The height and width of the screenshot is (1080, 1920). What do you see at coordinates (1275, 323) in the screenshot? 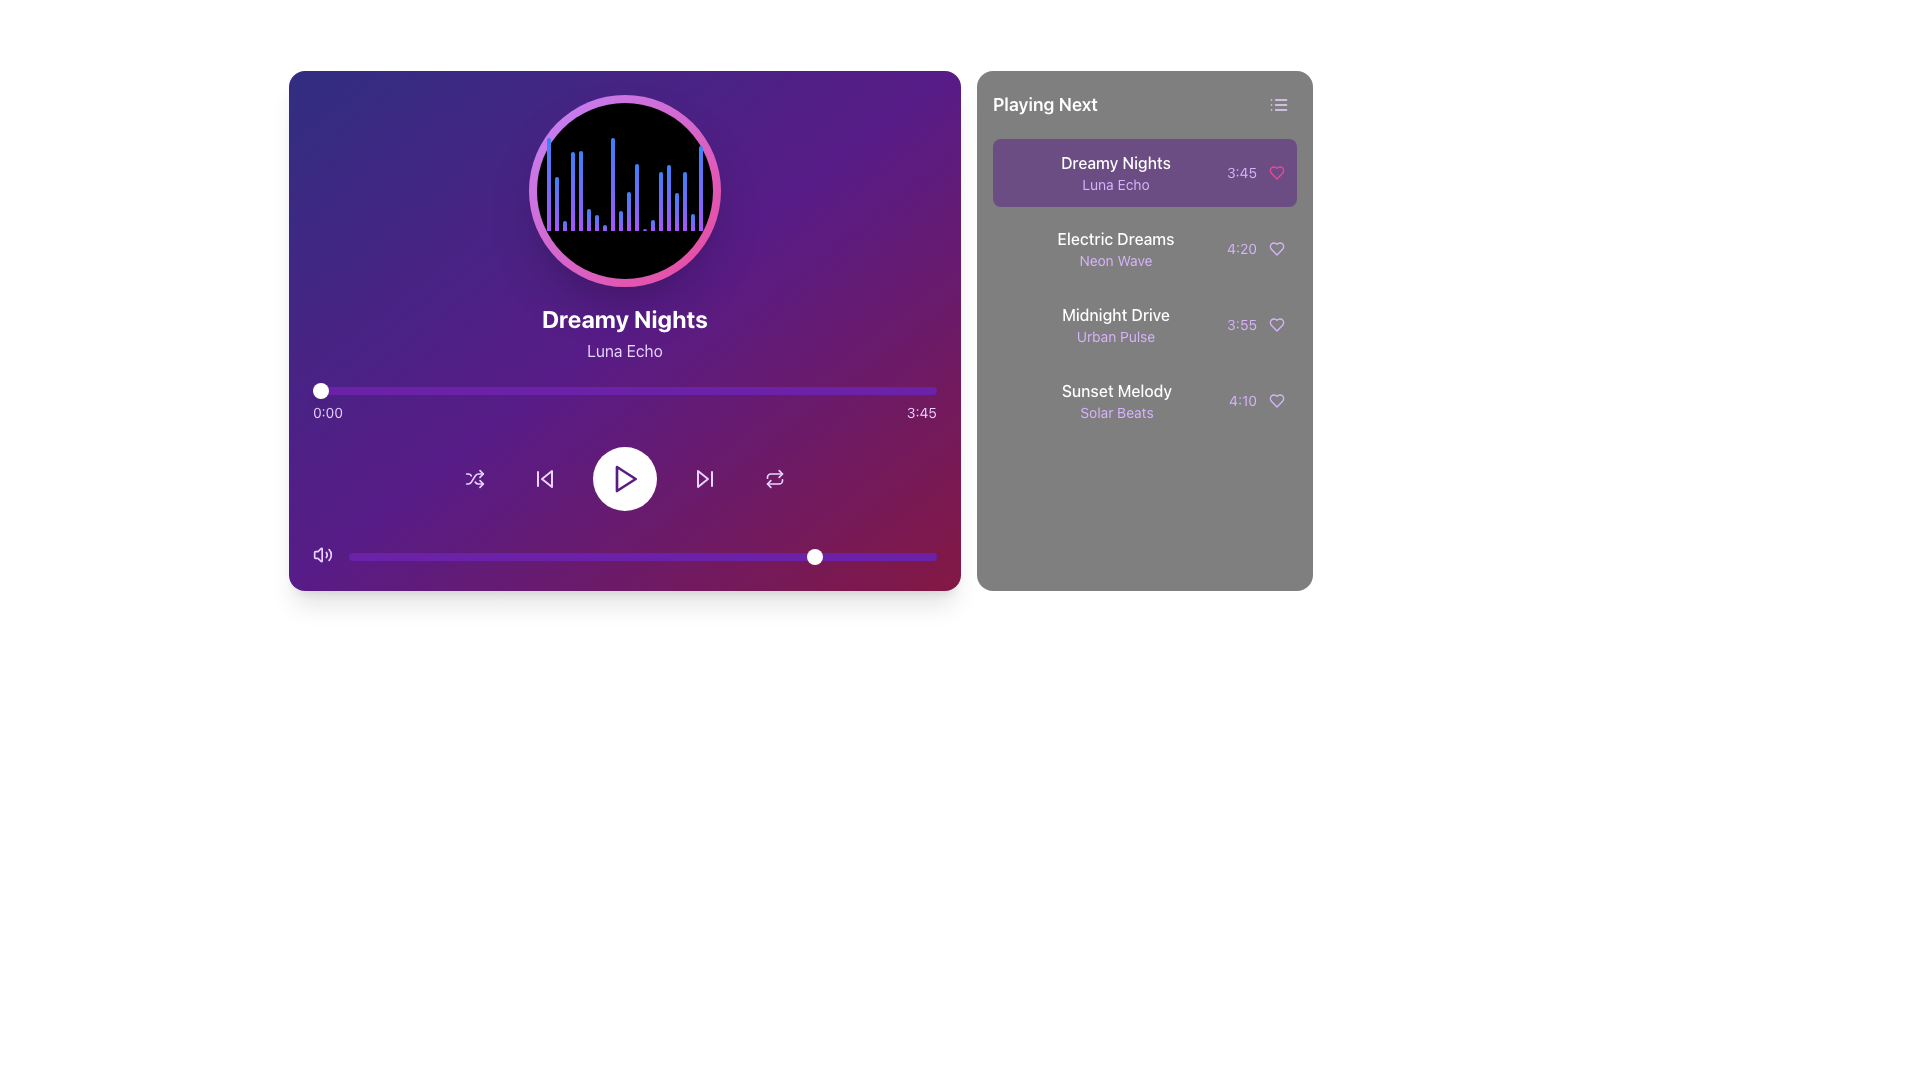
I see `the heart-shaped icon button to favorite or unfavorite the song 'Midnight Drive' located in the 'Playing Next' section` at bounding box center [1275, 323].